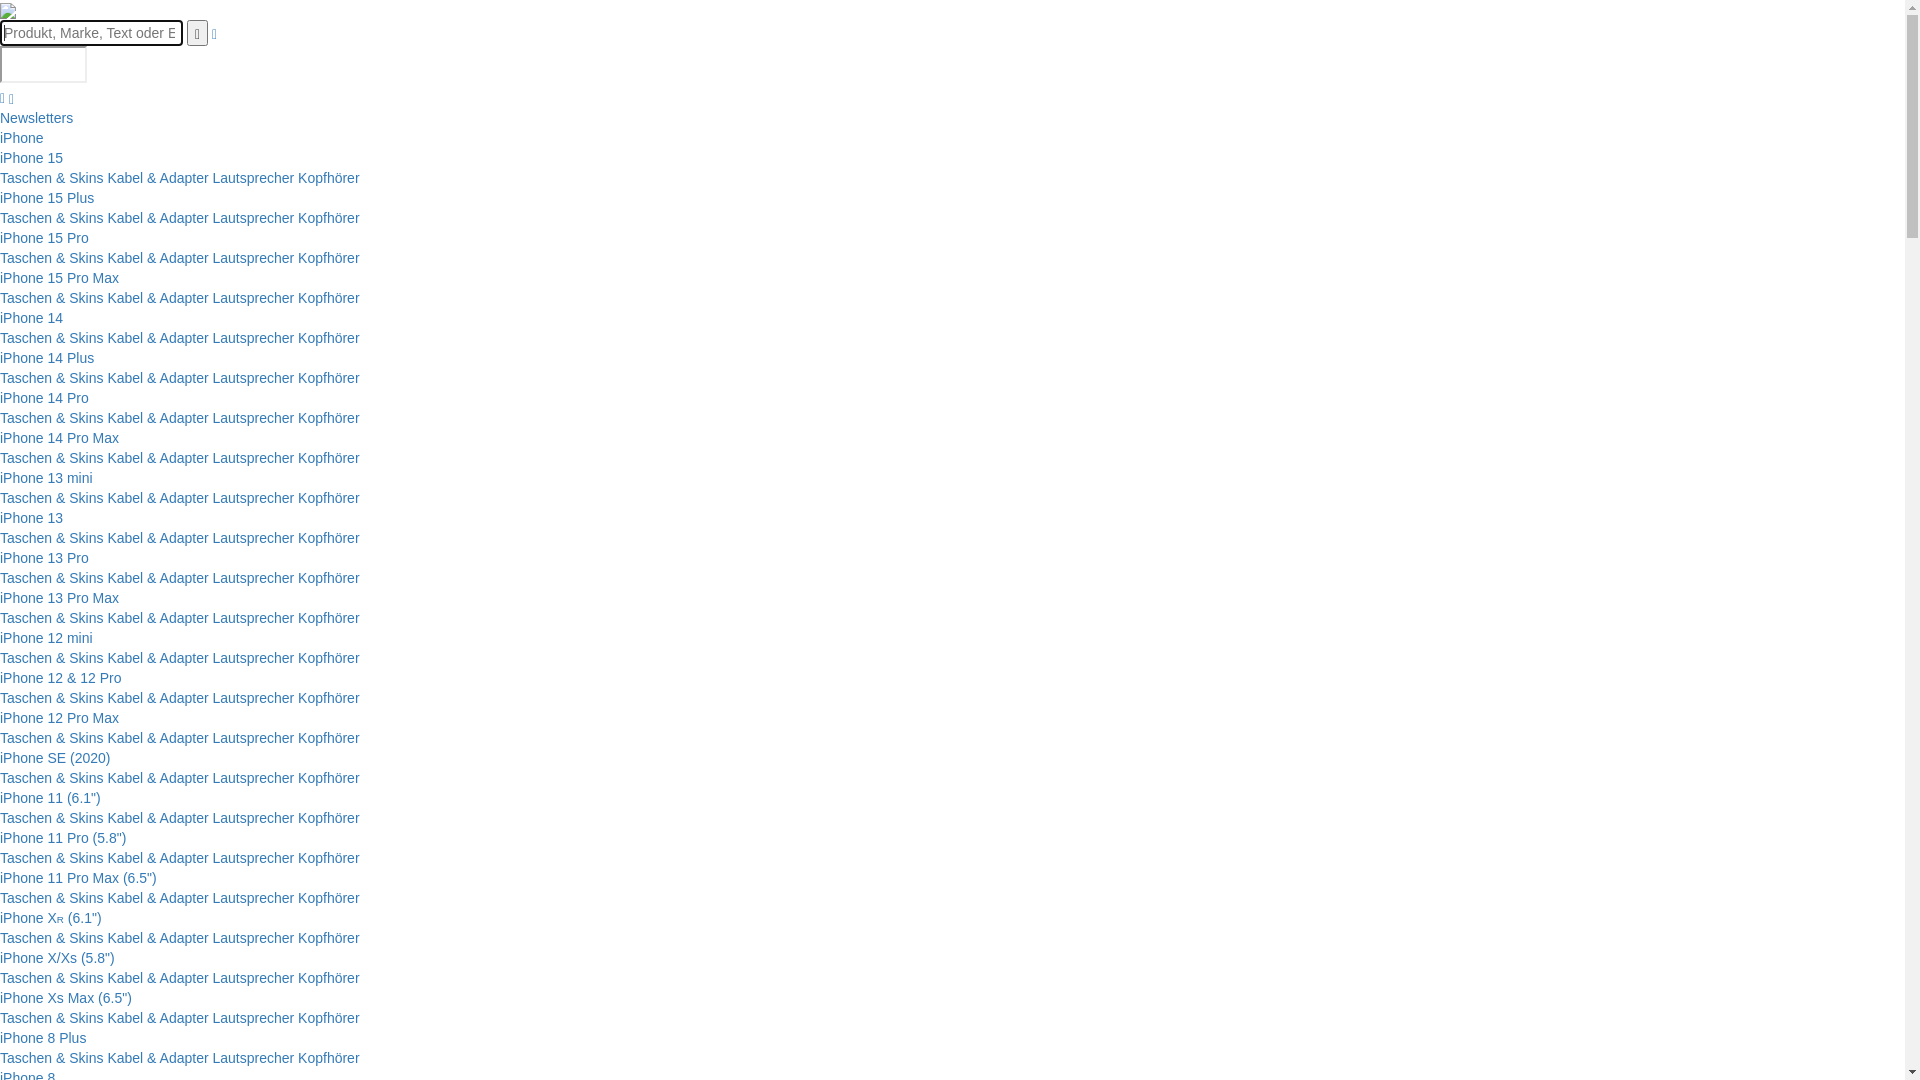 The width and height of the screenshot is (1920, 1080). What do you see at coordinates (0, 716) in the screenshot?
I see `'iPhone 12 Pro Max'` at bounding box center [0, 716].